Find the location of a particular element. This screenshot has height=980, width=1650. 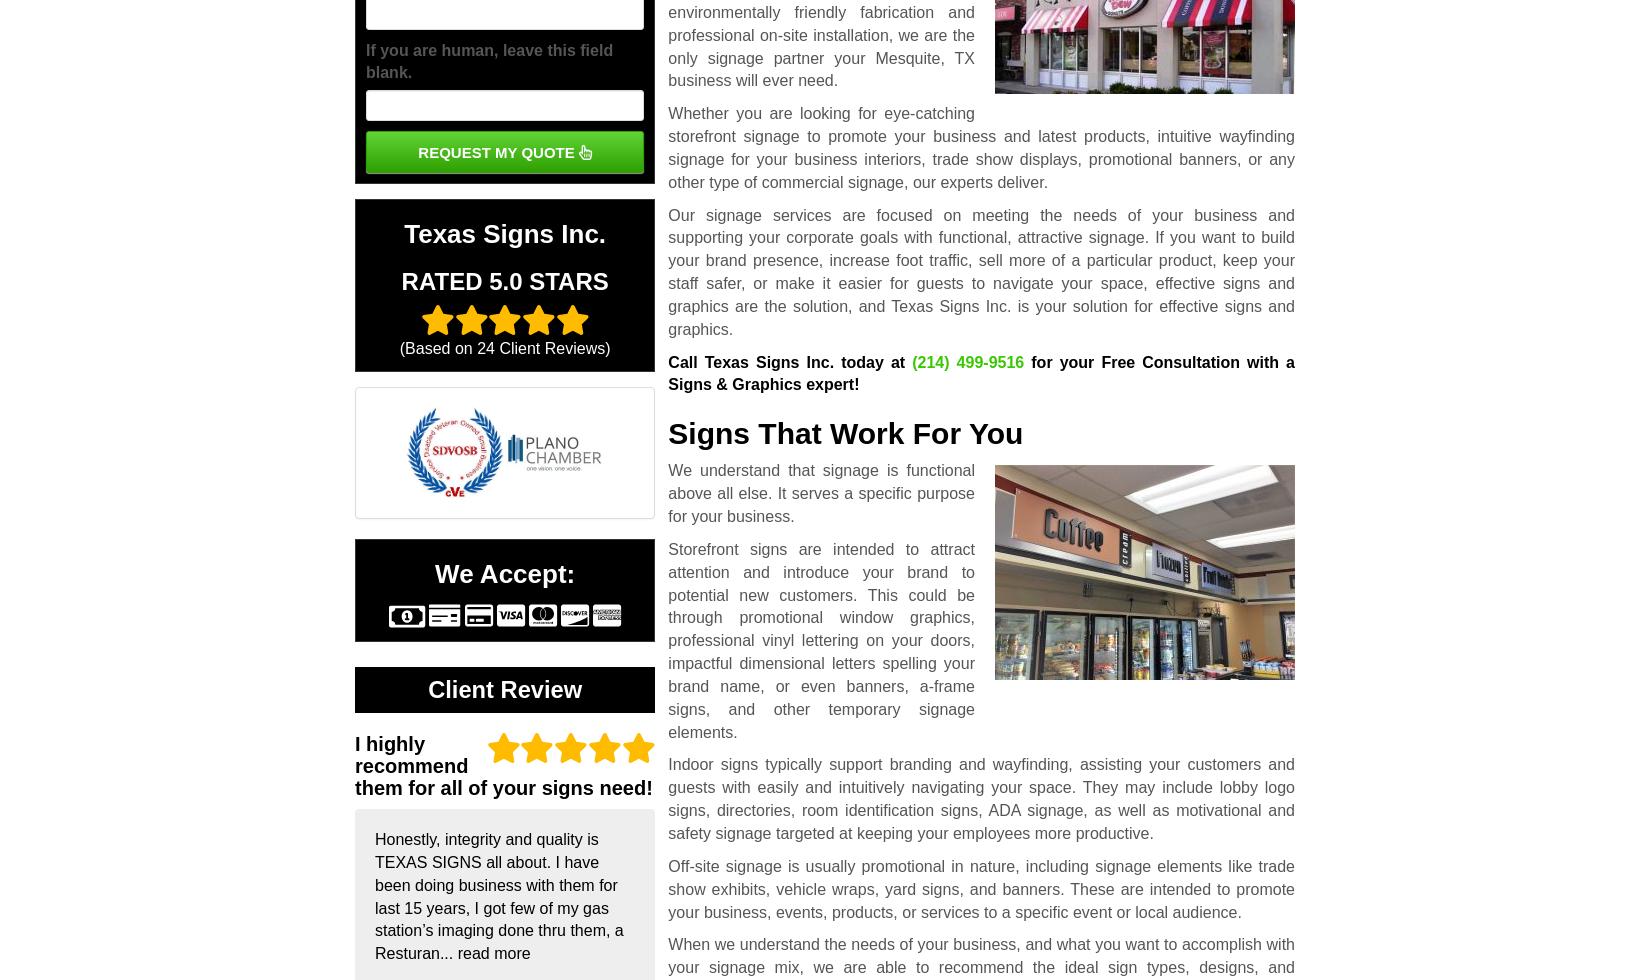

'for your Free Consultation with a Signs & Graphics expert!' is located at coordinates (666, 372).